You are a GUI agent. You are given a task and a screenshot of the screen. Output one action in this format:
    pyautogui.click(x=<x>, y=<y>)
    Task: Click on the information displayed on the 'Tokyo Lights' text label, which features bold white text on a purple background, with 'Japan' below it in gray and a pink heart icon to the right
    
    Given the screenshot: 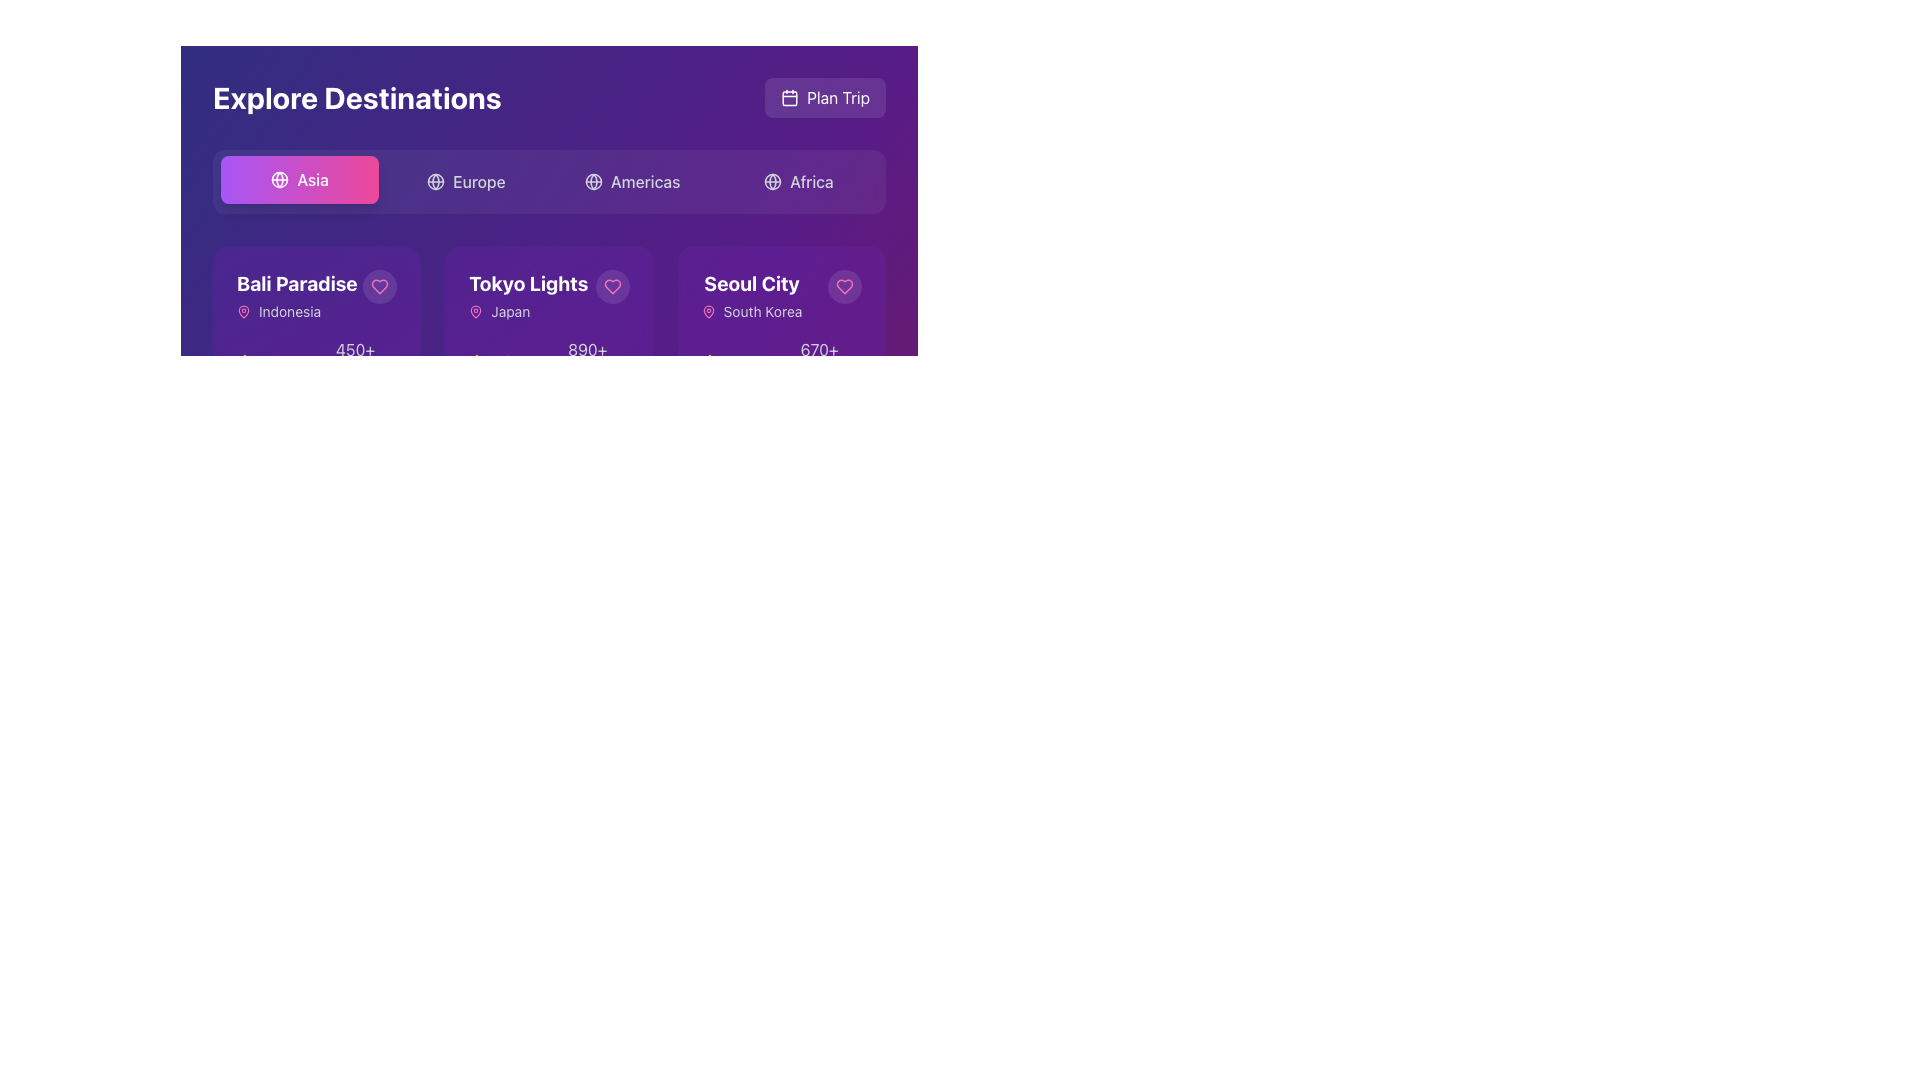 What is the action you would take?
    pyautogui.click(x=549, y=296)
    